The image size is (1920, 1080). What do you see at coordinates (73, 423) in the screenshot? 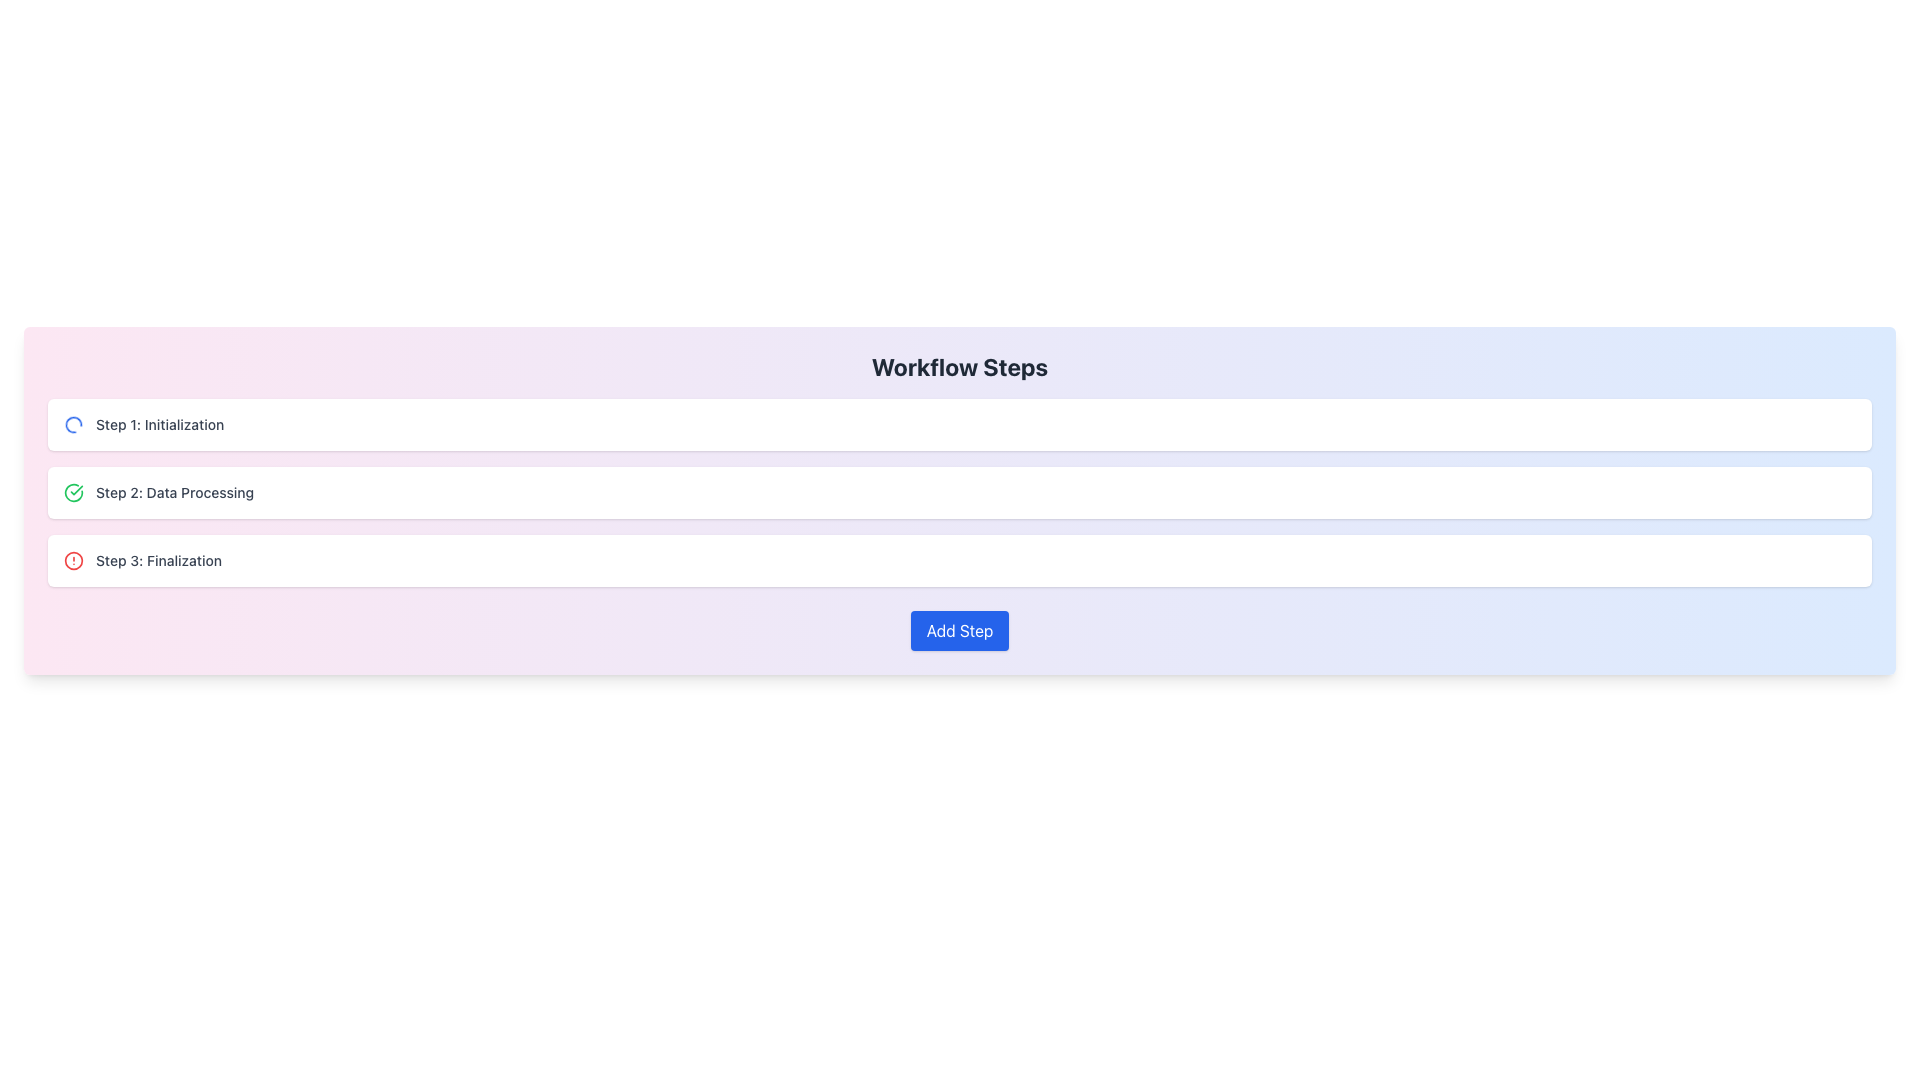
I see `the circular animated loader icon styled with a blue hue located to the left of 'Step 1: Initialization' in the first workflow step row` at bounding box center [73, 423].